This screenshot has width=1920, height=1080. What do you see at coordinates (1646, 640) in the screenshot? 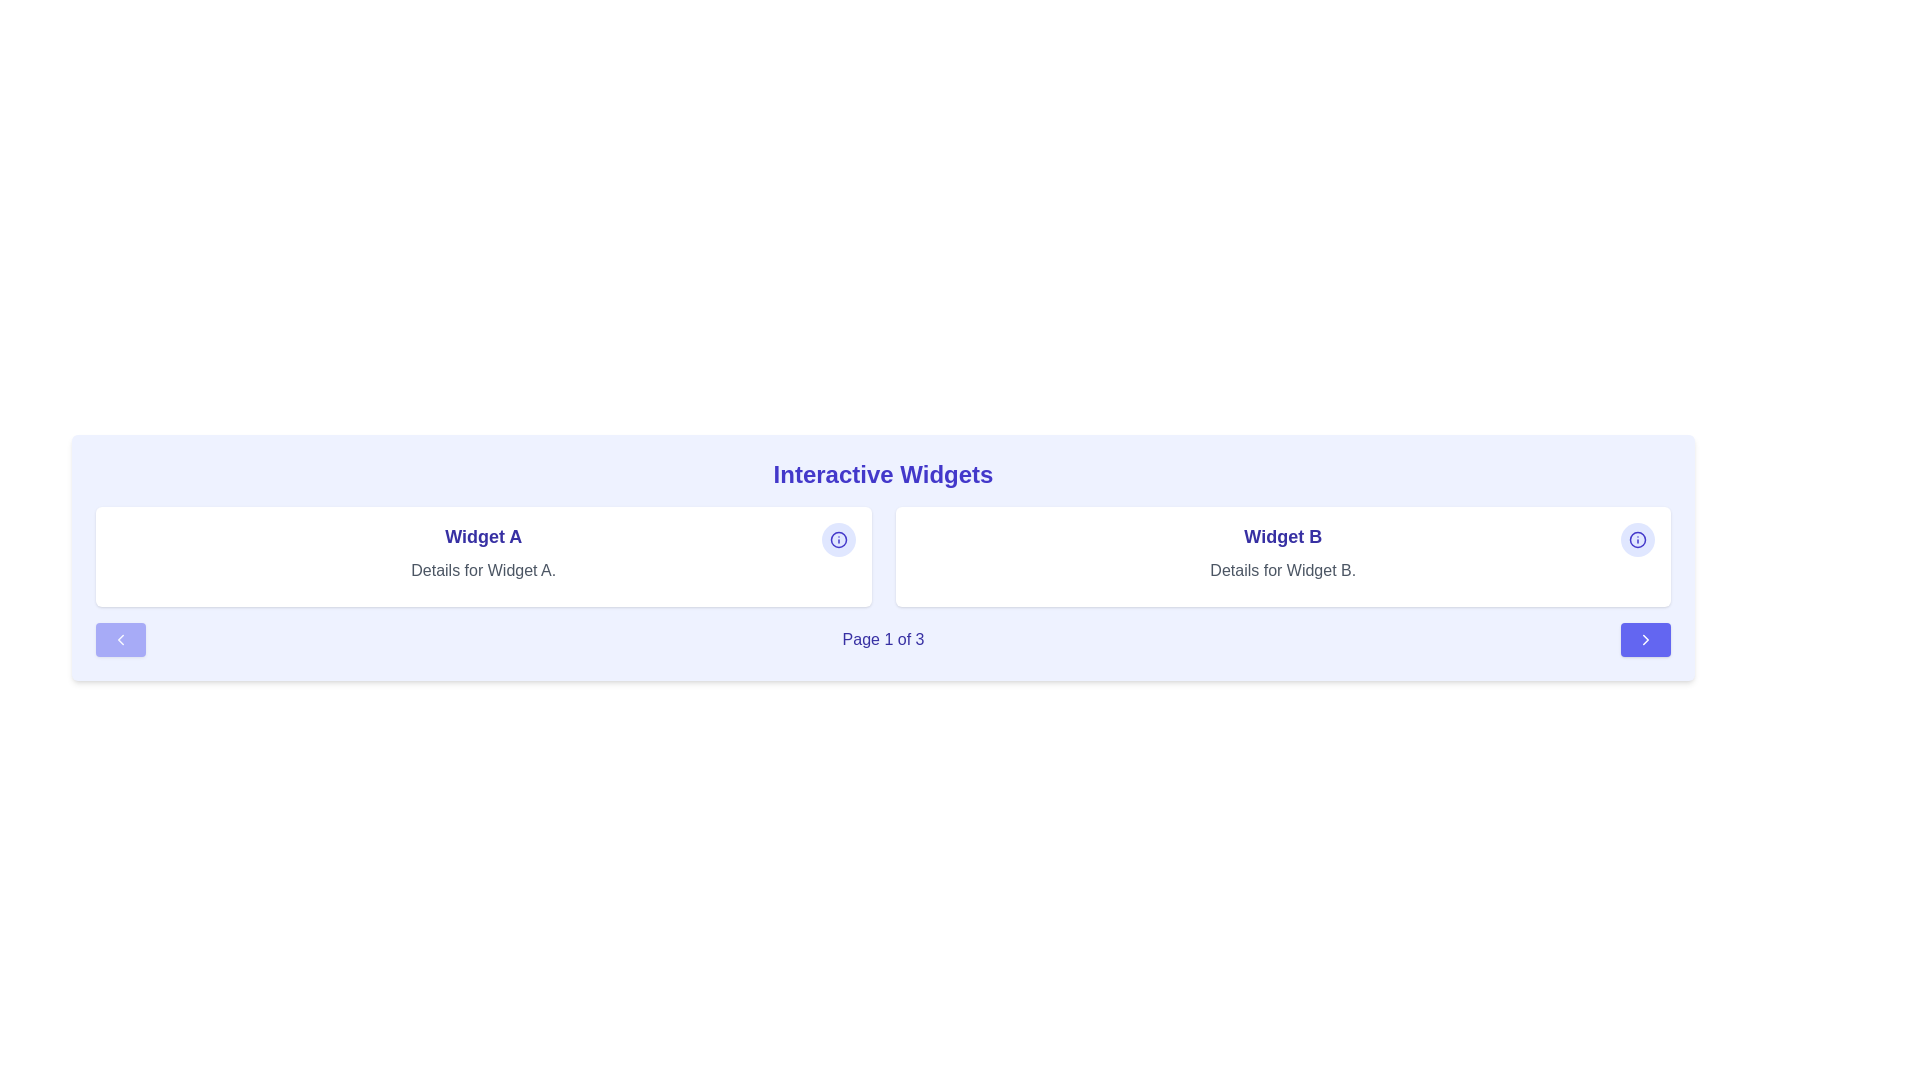
I see `the rightward-facing arrow icon button with a black outline and blue background` at bounding box center [1646, 640].